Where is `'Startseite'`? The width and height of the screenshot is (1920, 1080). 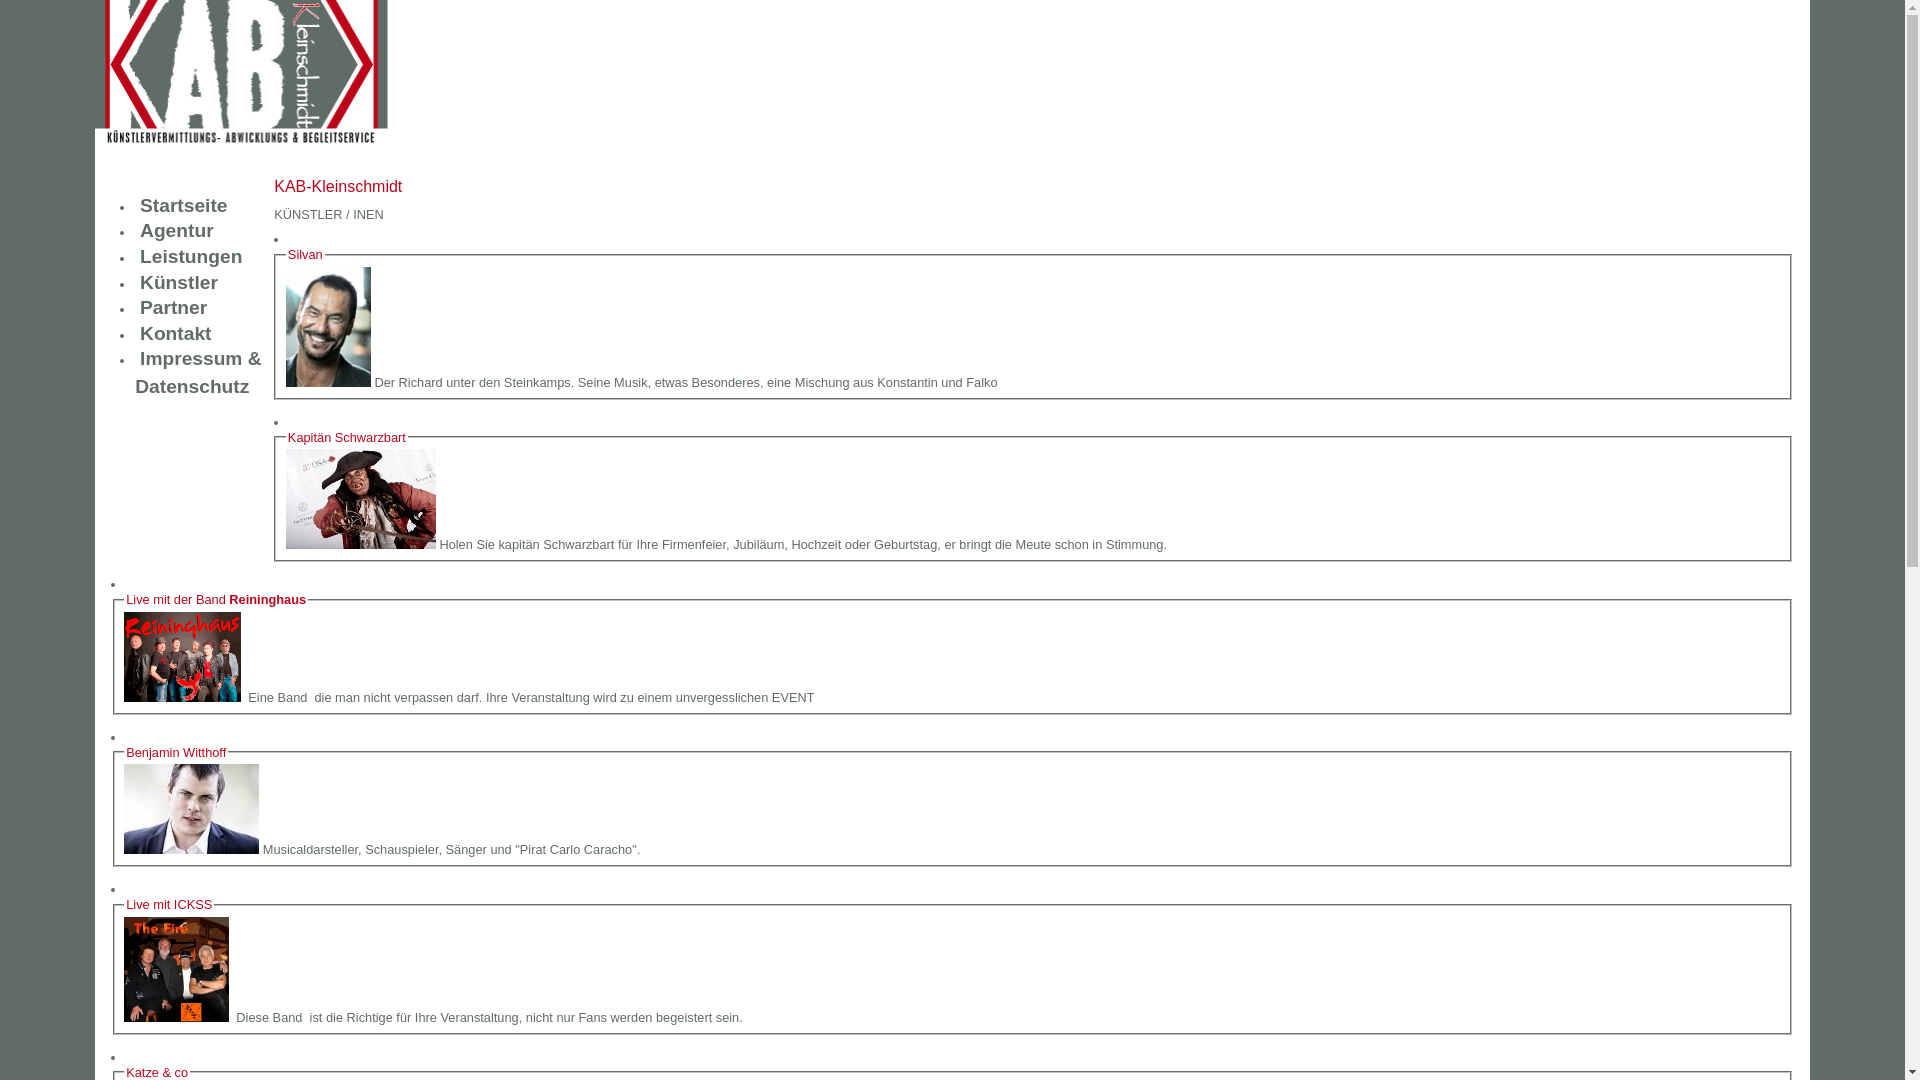
'Startseite' is located at coordinates (183, 205).